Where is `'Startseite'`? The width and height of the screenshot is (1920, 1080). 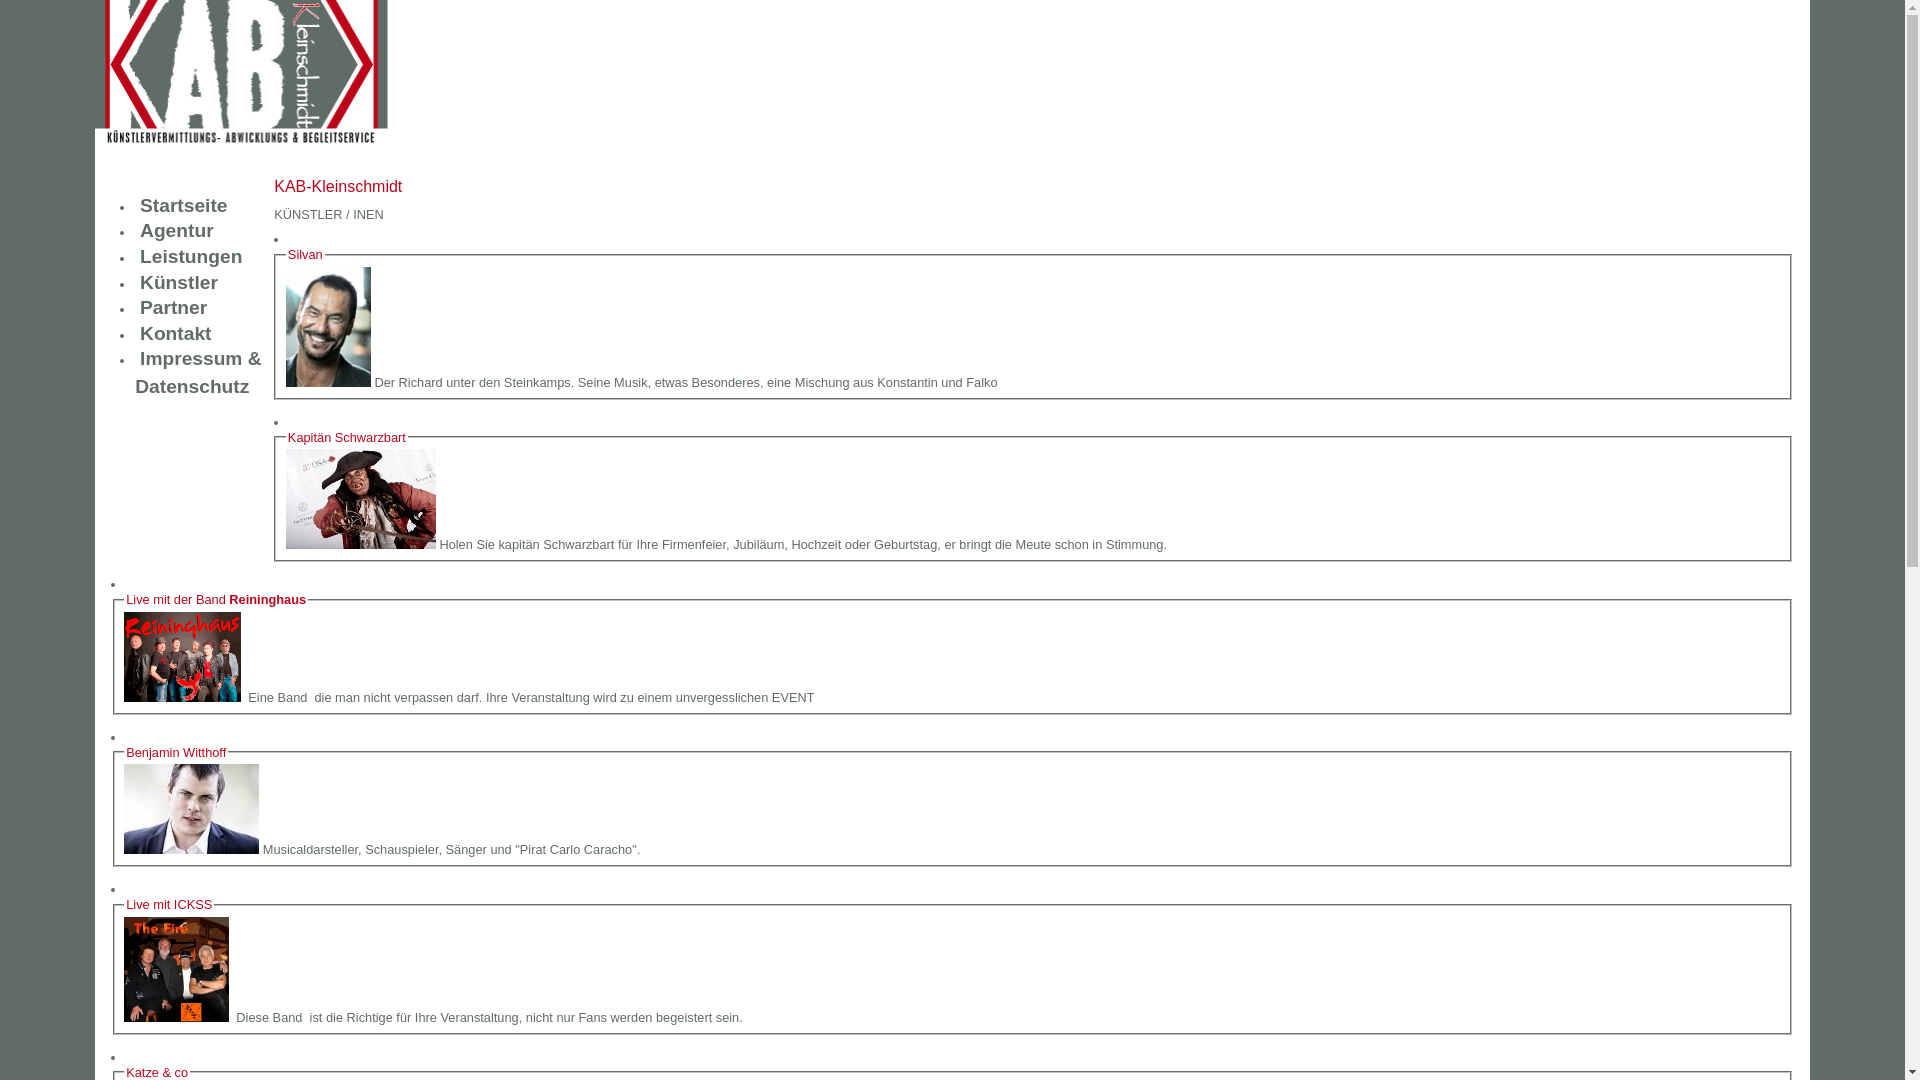
'Startseite' is located at coordinates (183, 205).